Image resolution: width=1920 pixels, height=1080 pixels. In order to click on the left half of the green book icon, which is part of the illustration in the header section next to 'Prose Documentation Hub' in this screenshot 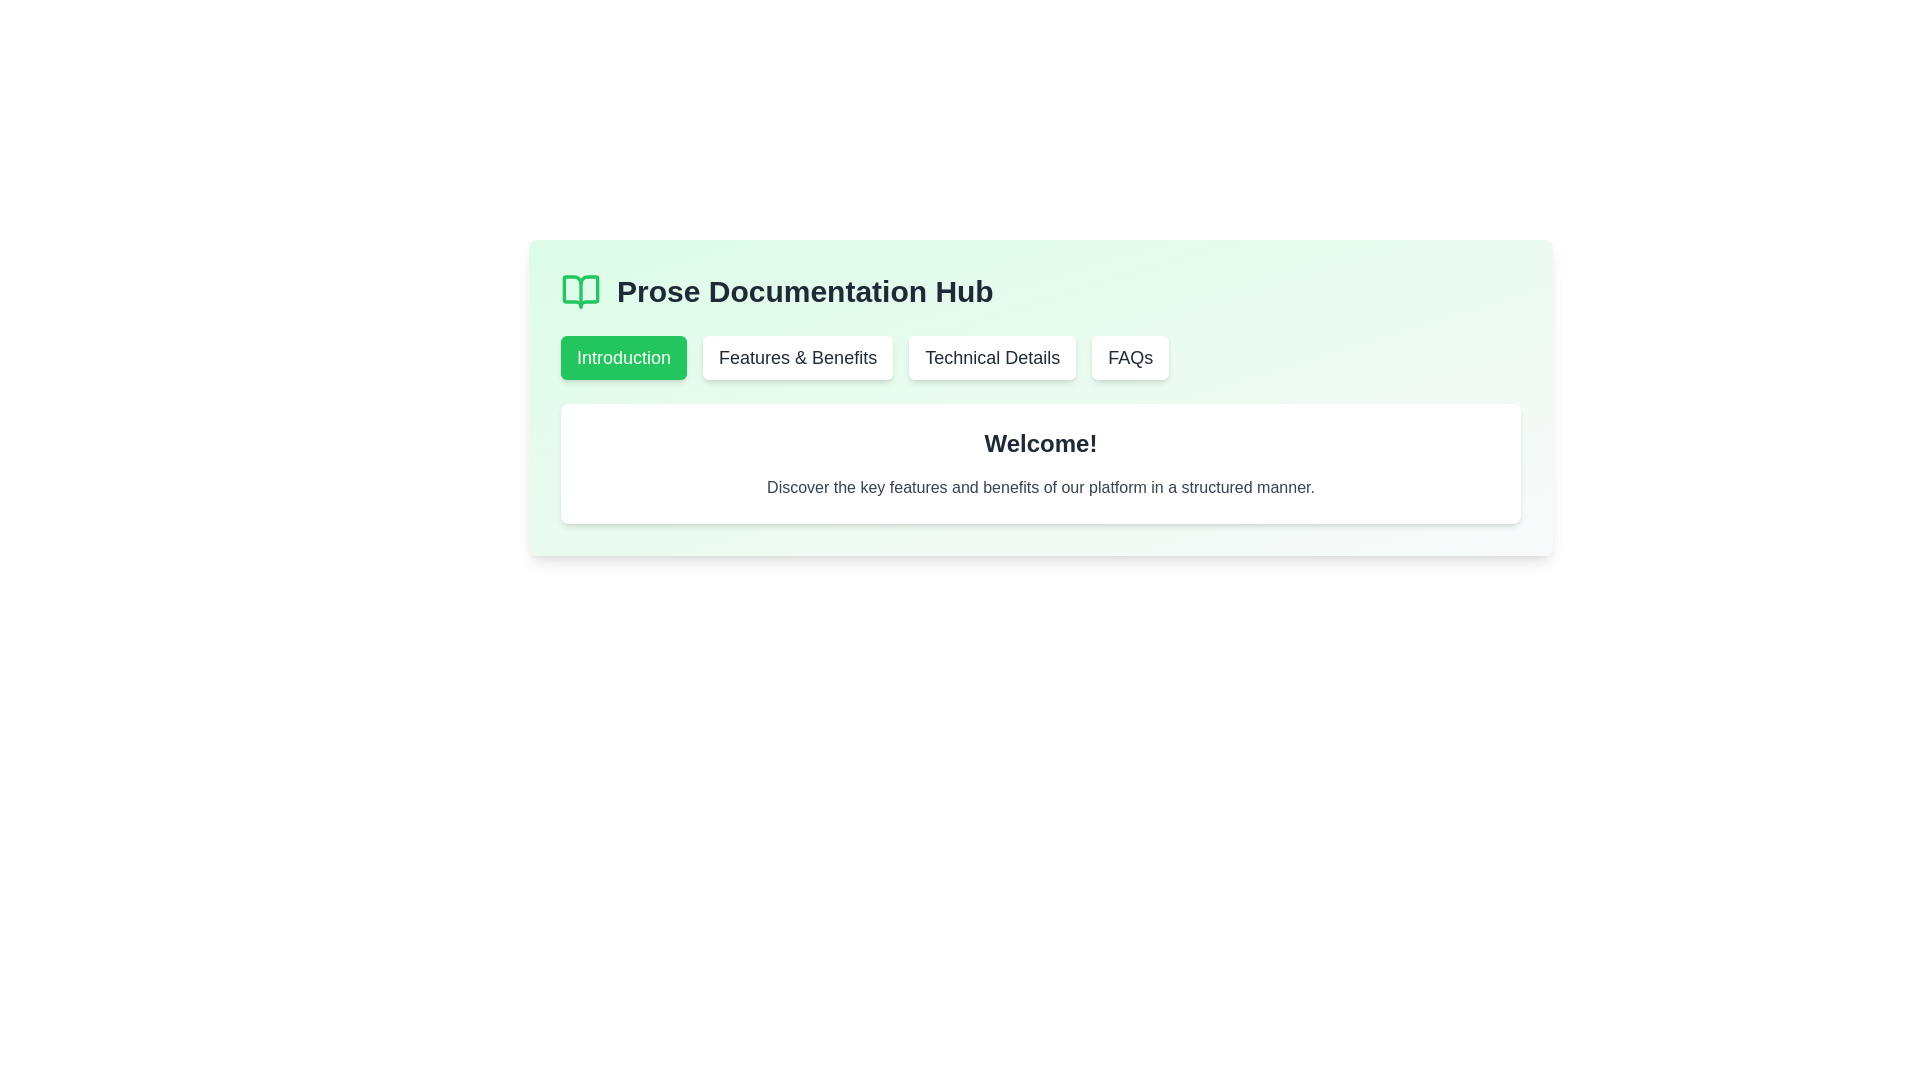, I will do `click(579, 292)`.